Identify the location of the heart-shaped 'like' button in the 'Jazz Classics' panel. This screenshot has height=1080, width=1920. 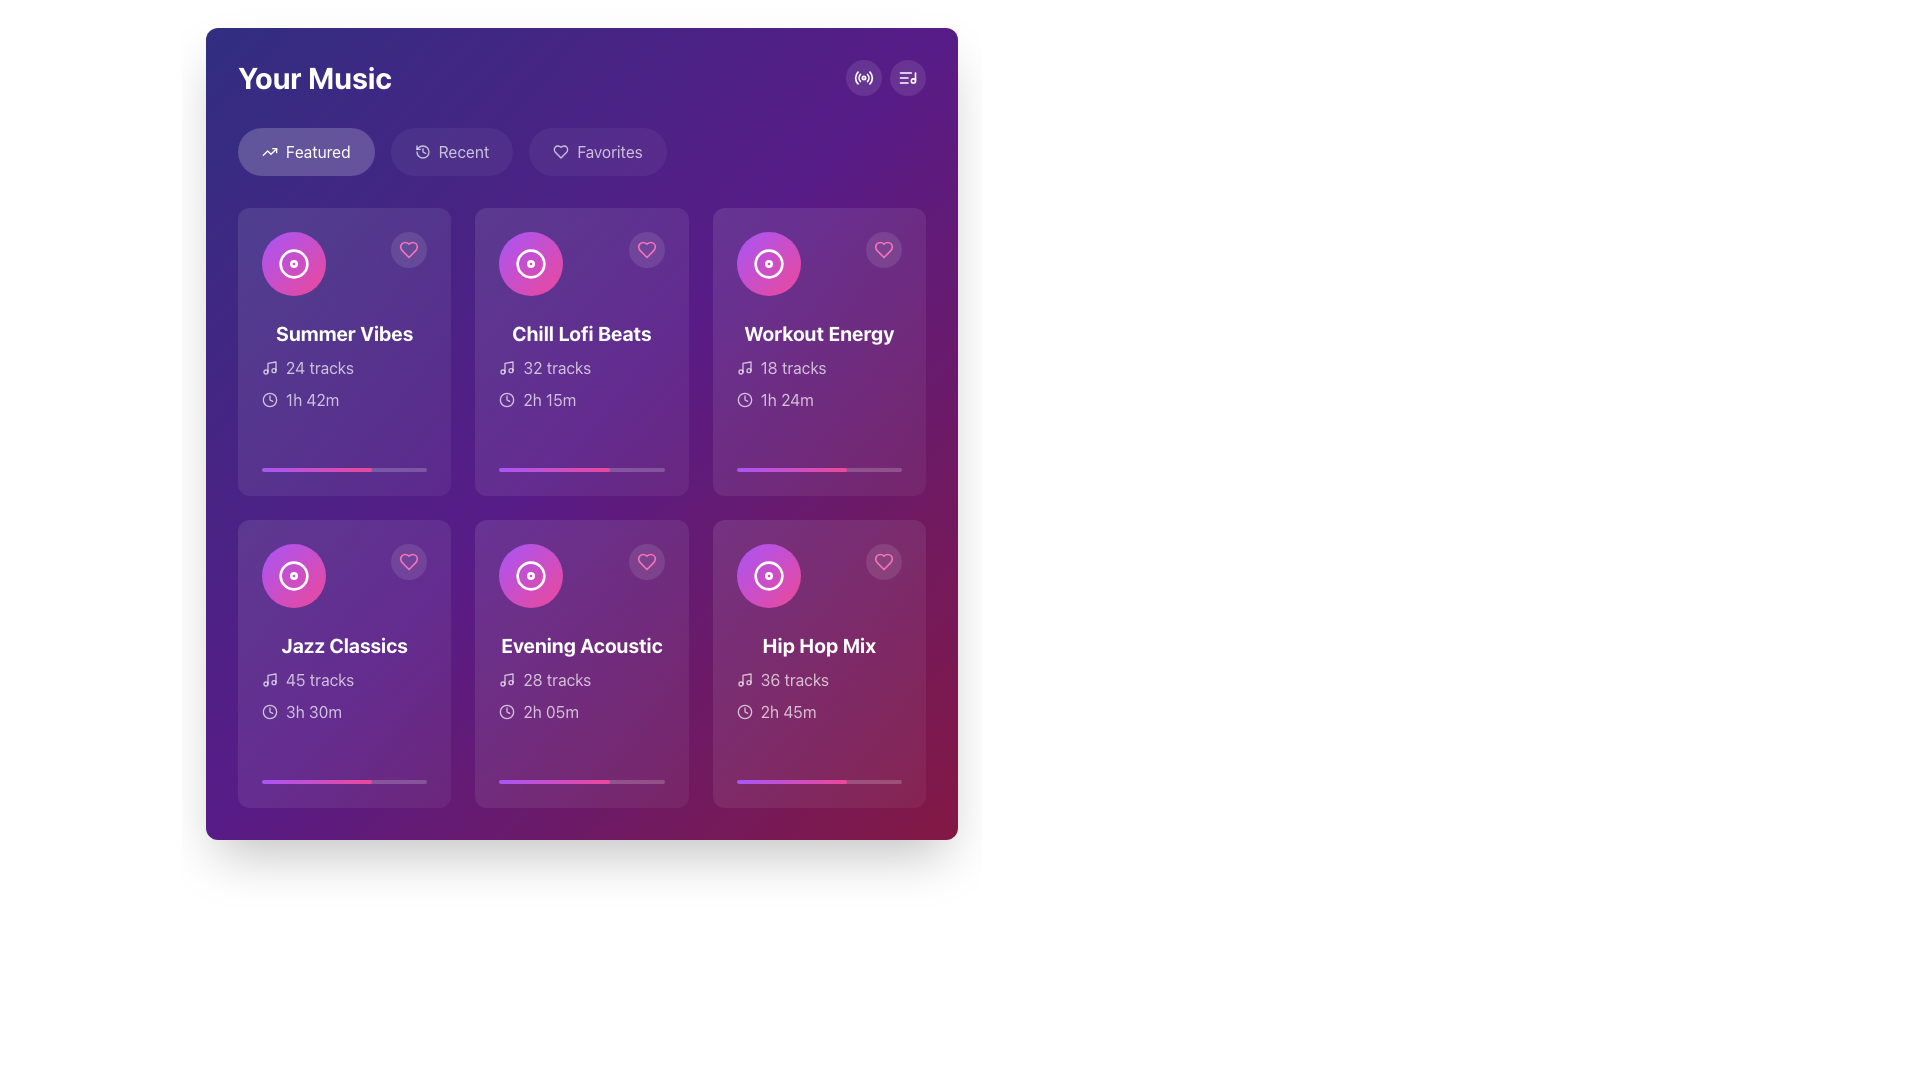
(408, 562).